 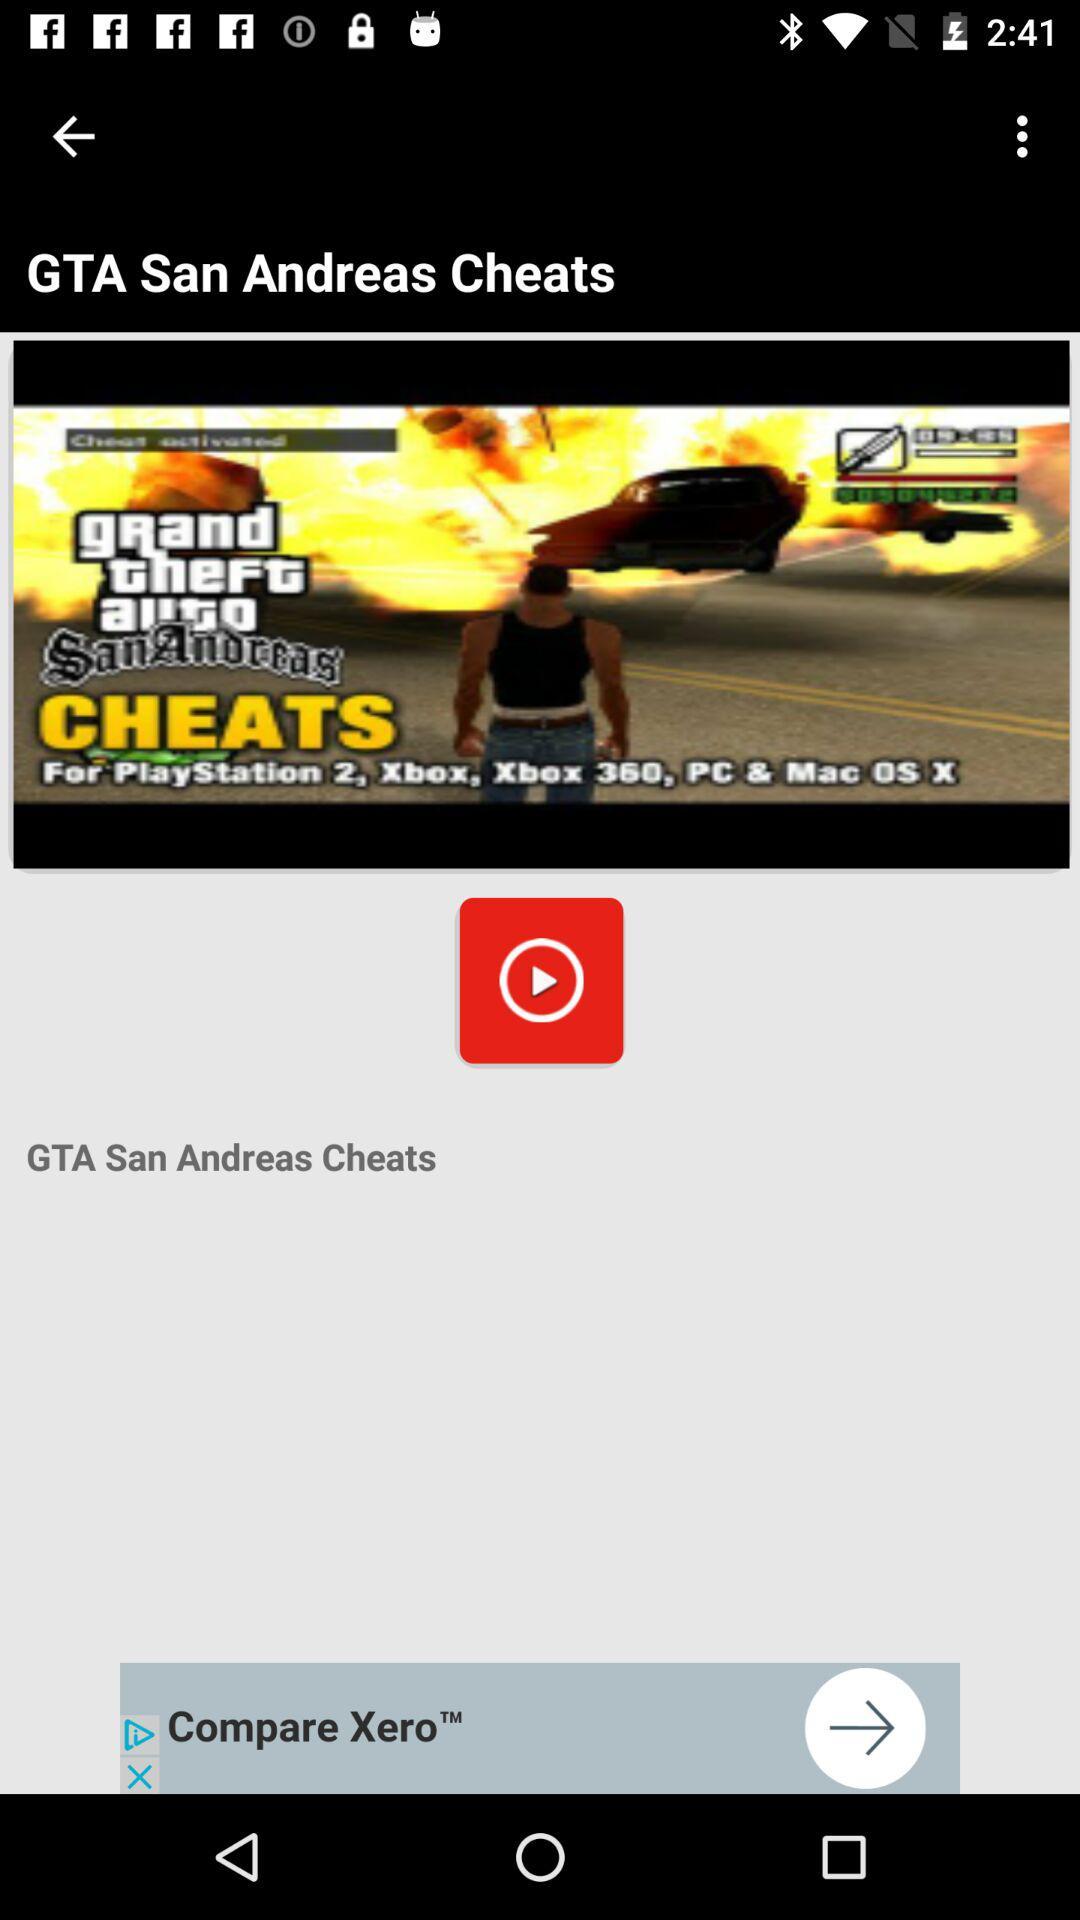 What do you see at coordinates (540, 1727) in the screenshot?
I see `click on advertisement` at bounding box center [540, 1727].